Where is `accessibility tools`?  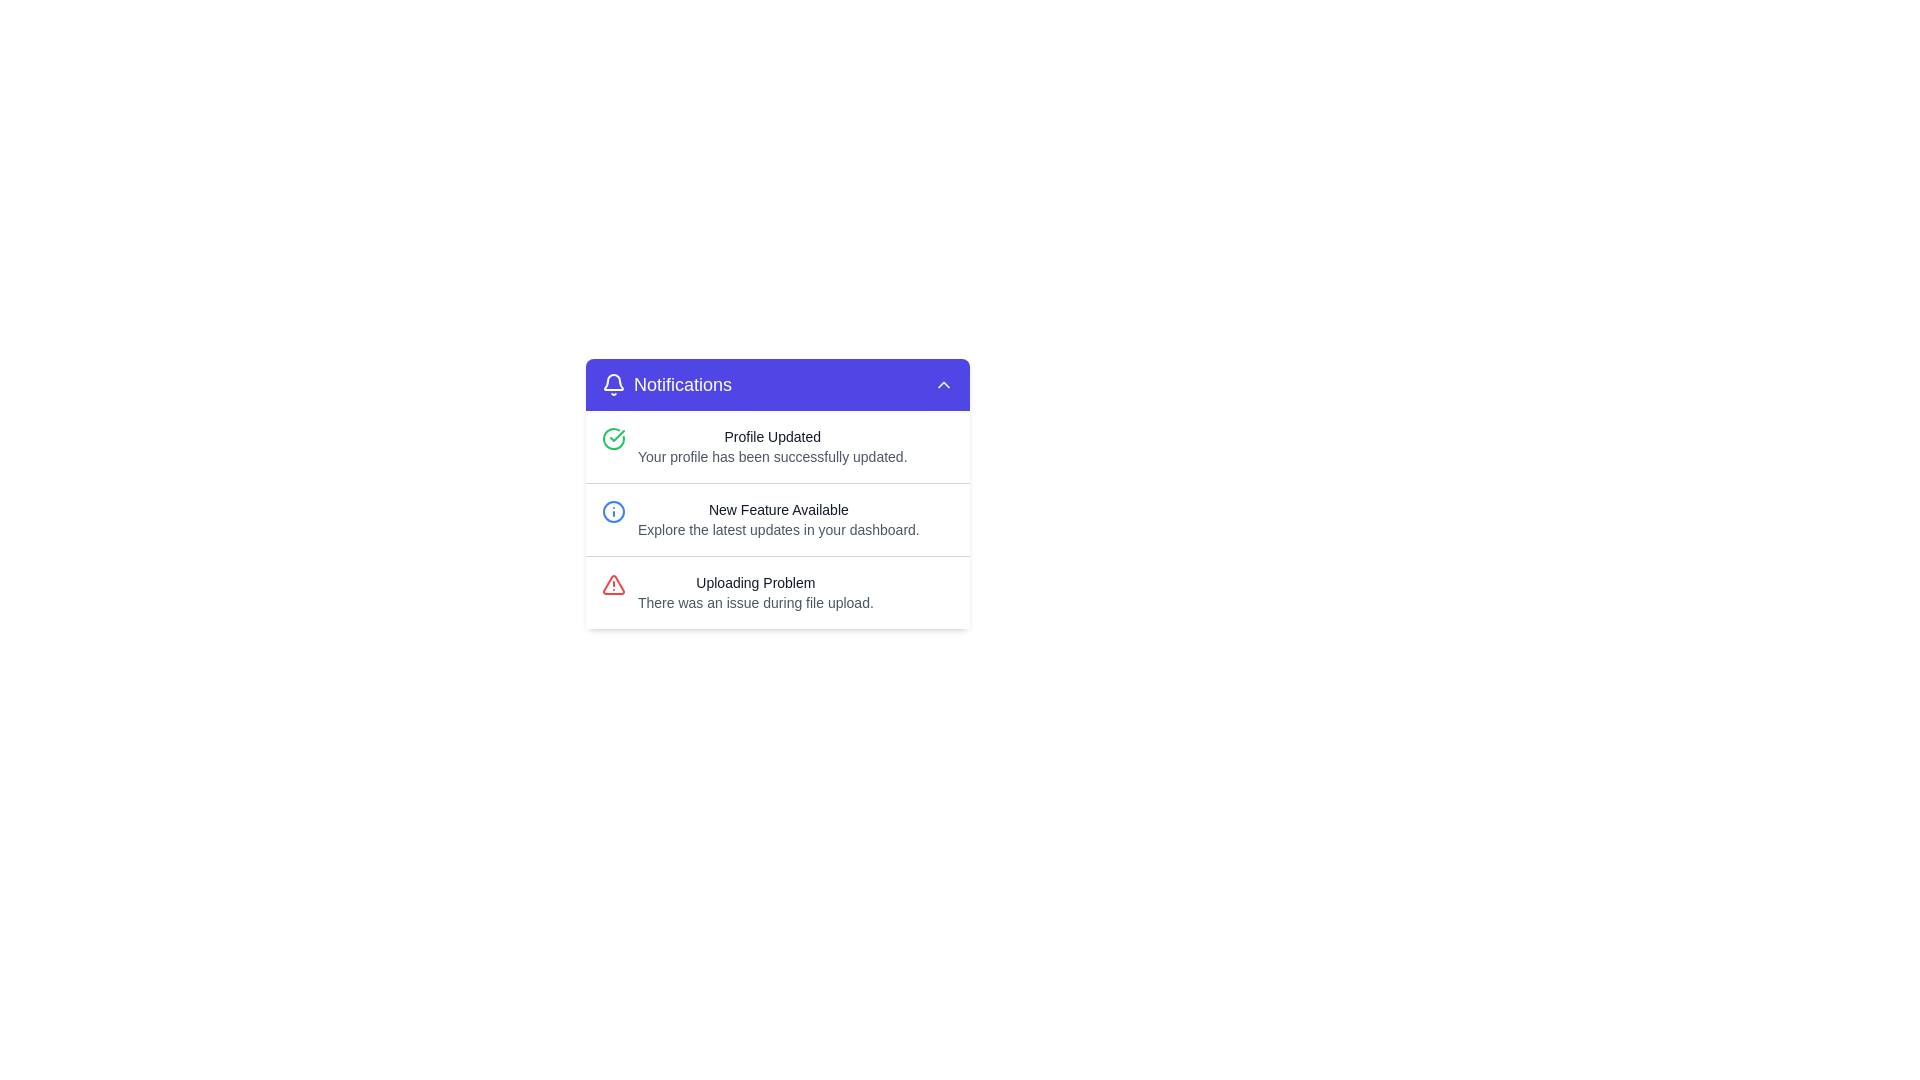
accessibility tools is located at coordinates (613, 382).